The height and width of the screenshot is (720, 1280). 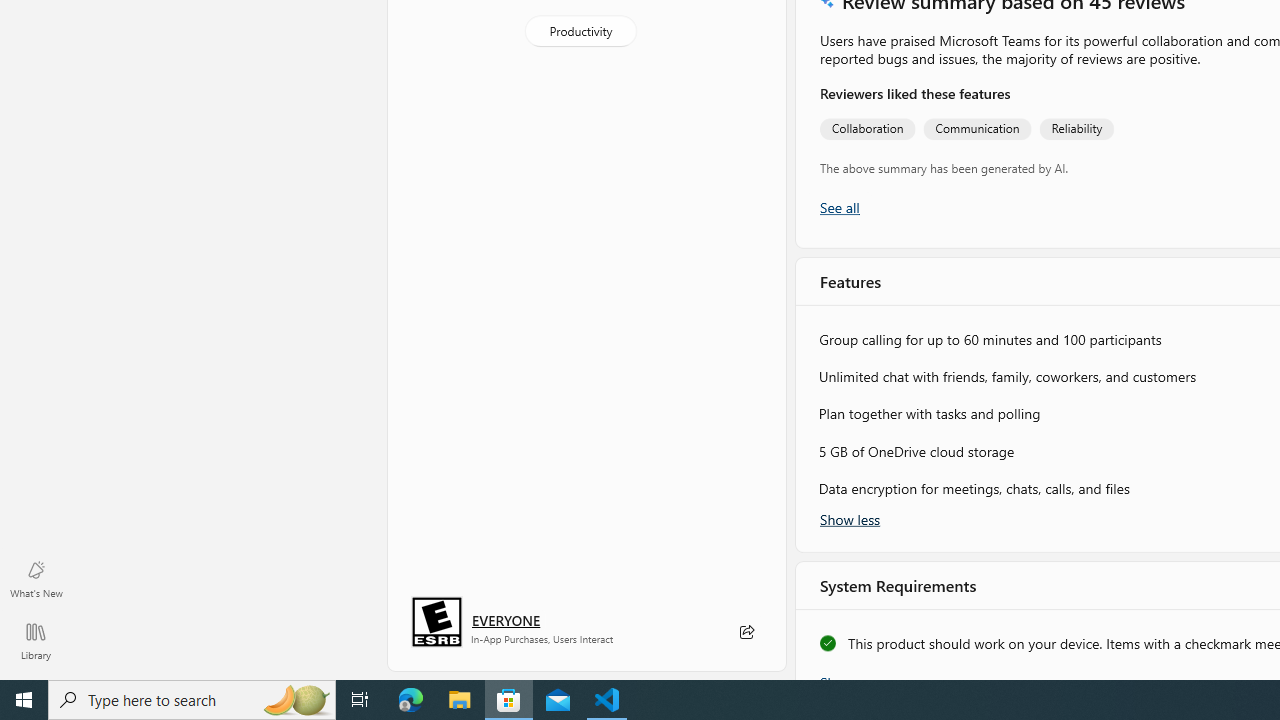 What do you see at coordinates (506, 618) in the screenshot?
I see `'Age rating: EVERYONE. Click for more information.'` at bounding box center [506, 618].